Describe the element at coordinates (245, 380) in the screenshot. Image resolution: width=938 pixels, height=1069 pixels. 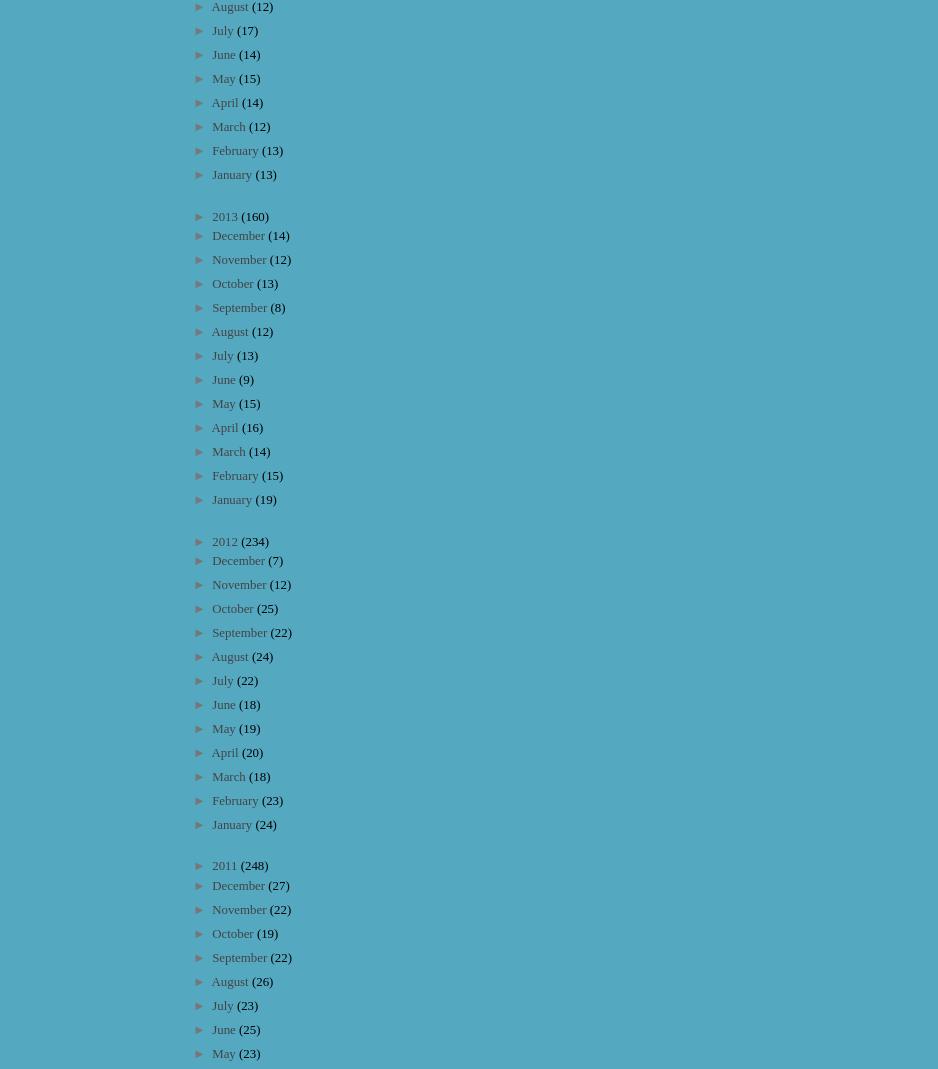
I see `'(9)'` at that location.